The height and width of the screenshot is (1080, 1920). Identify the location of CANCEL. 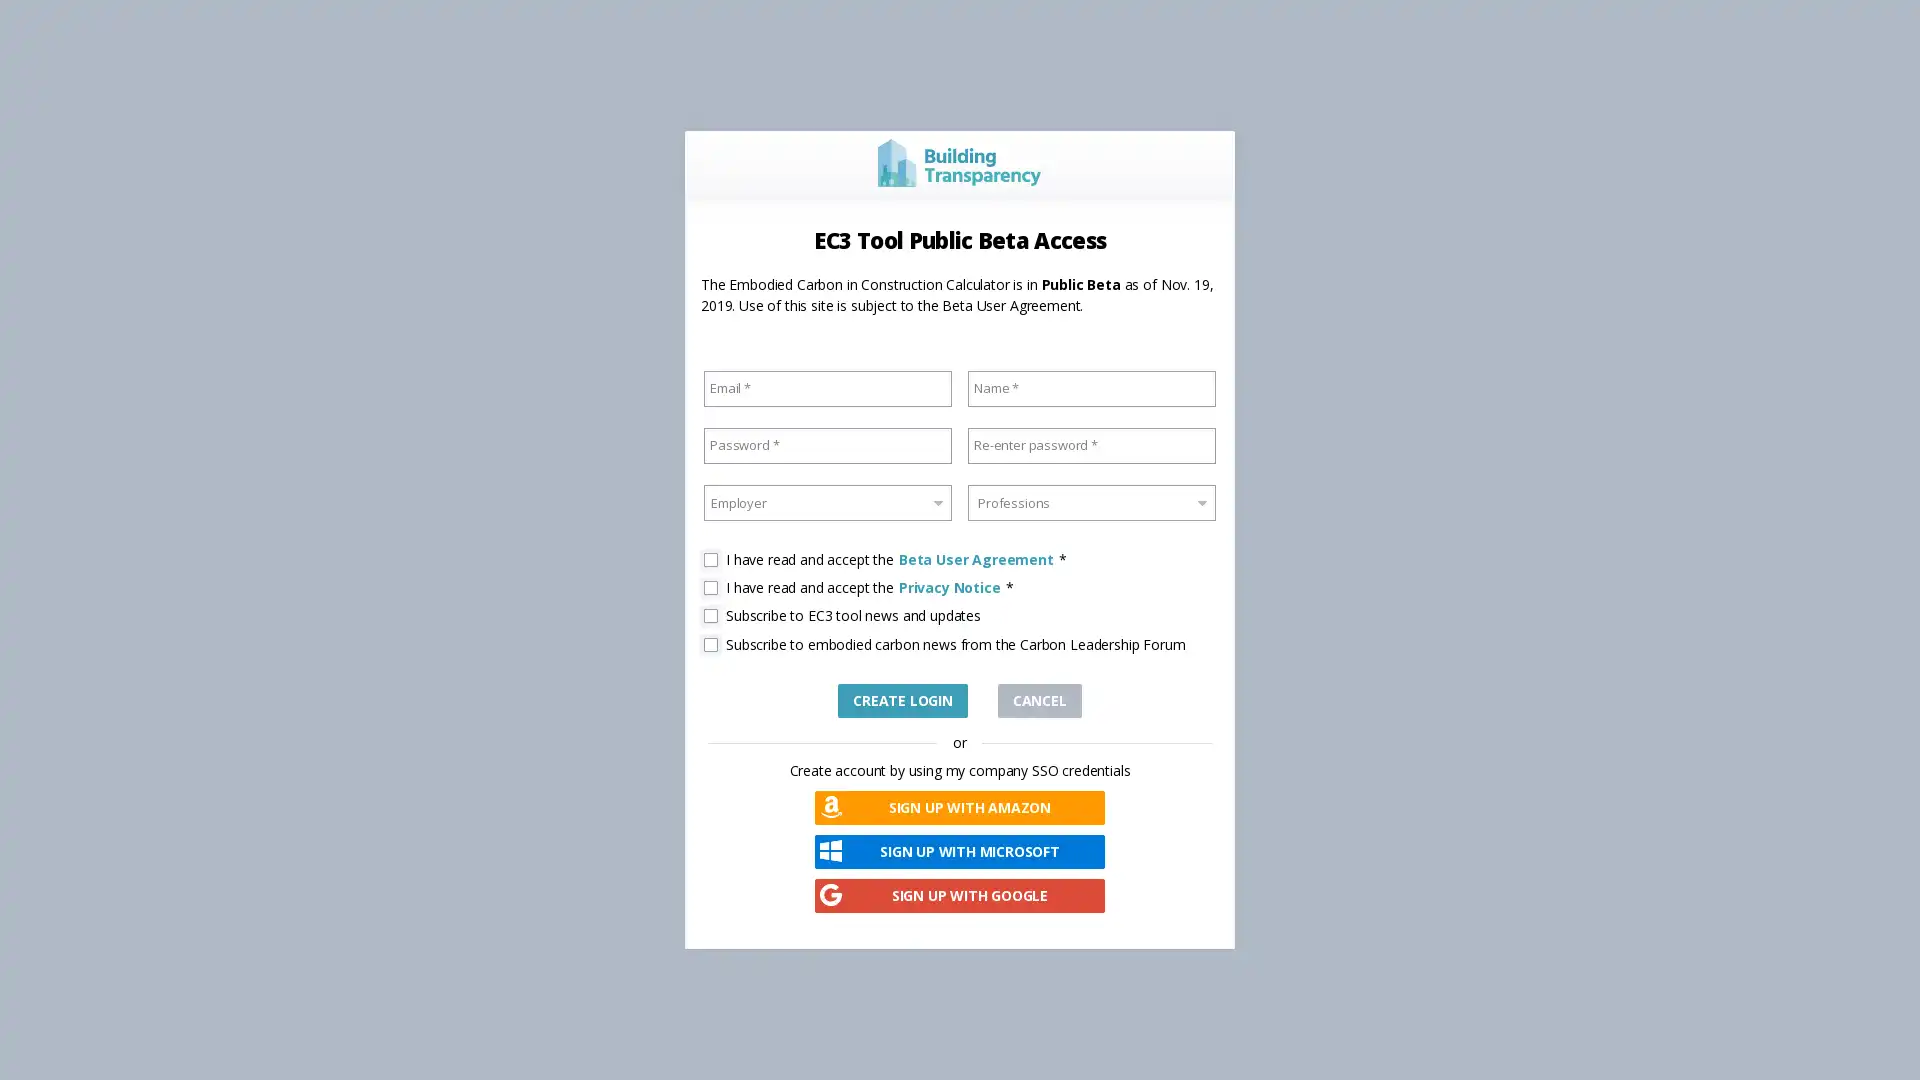
(1038, 698).